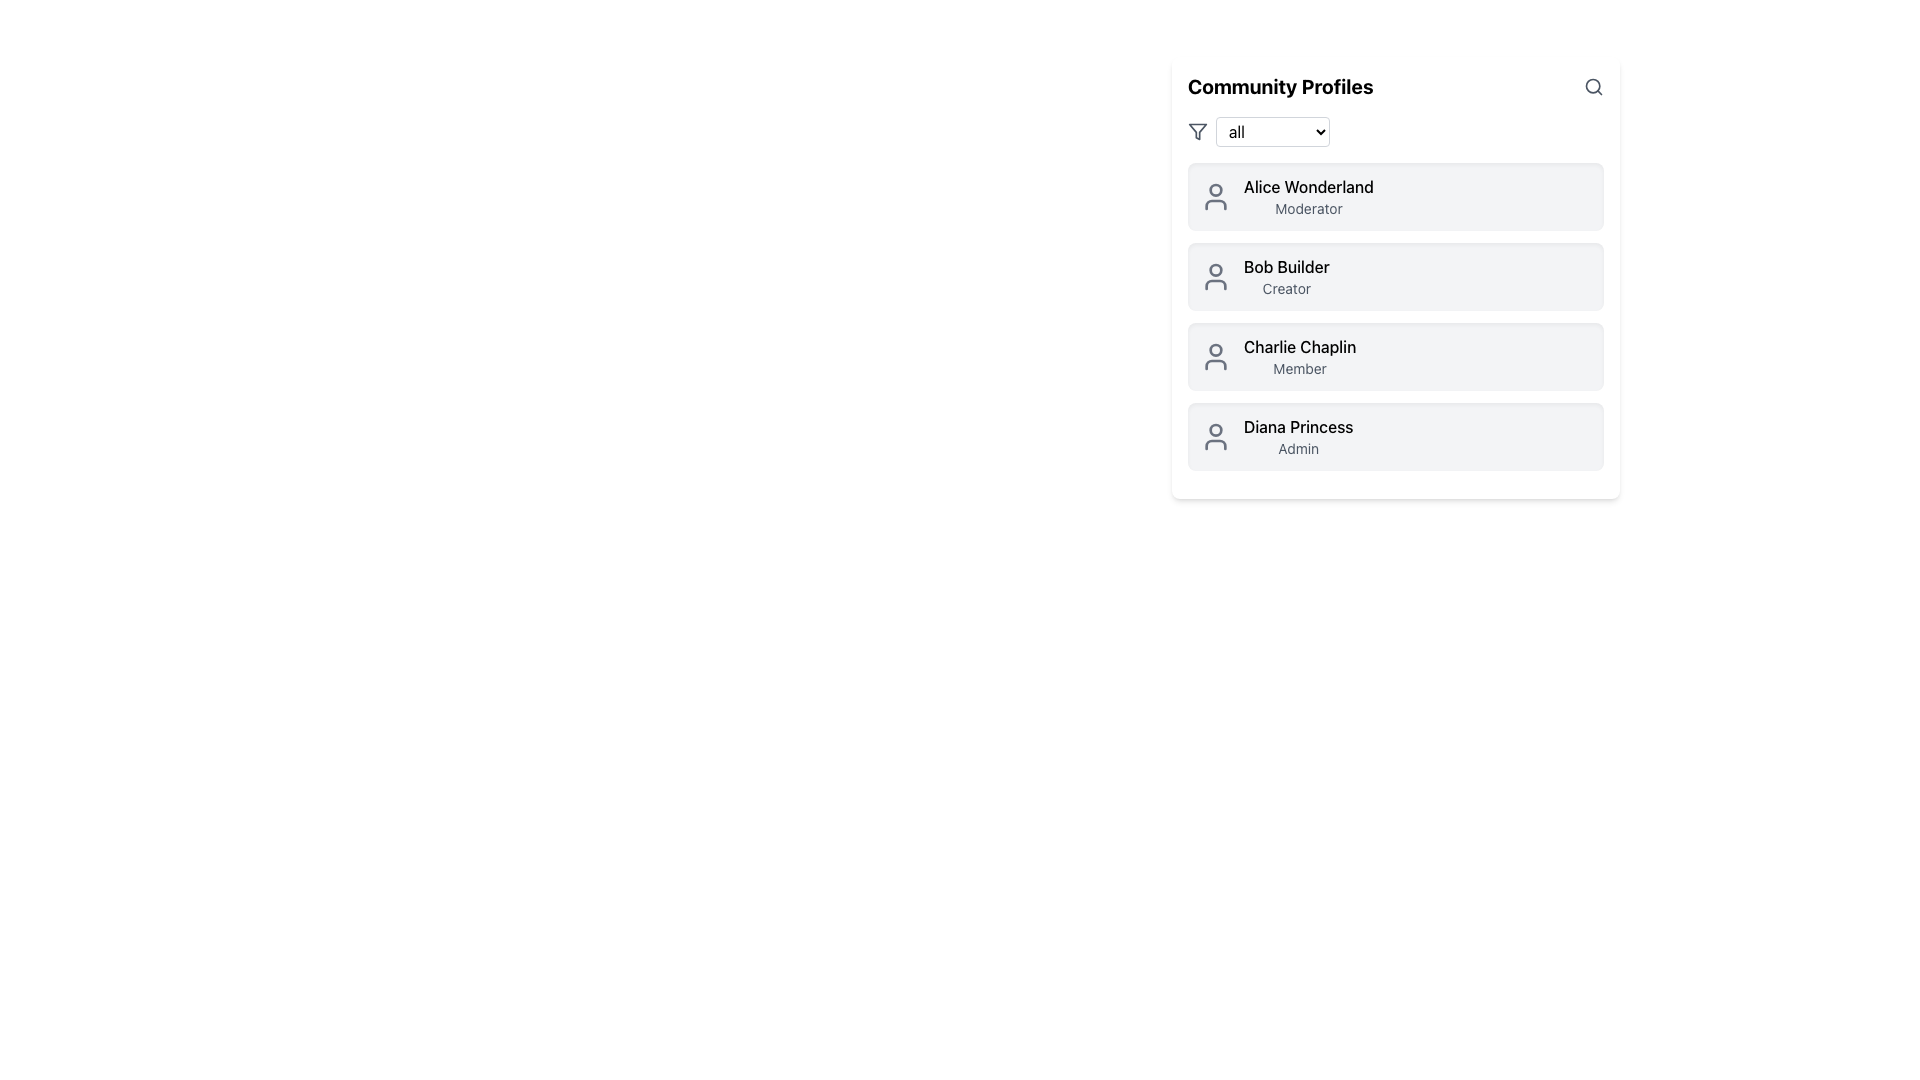  I want to click on the first user profile card in the Community Profiles list, which displays the name and role of a community member, so click(1395, 196).